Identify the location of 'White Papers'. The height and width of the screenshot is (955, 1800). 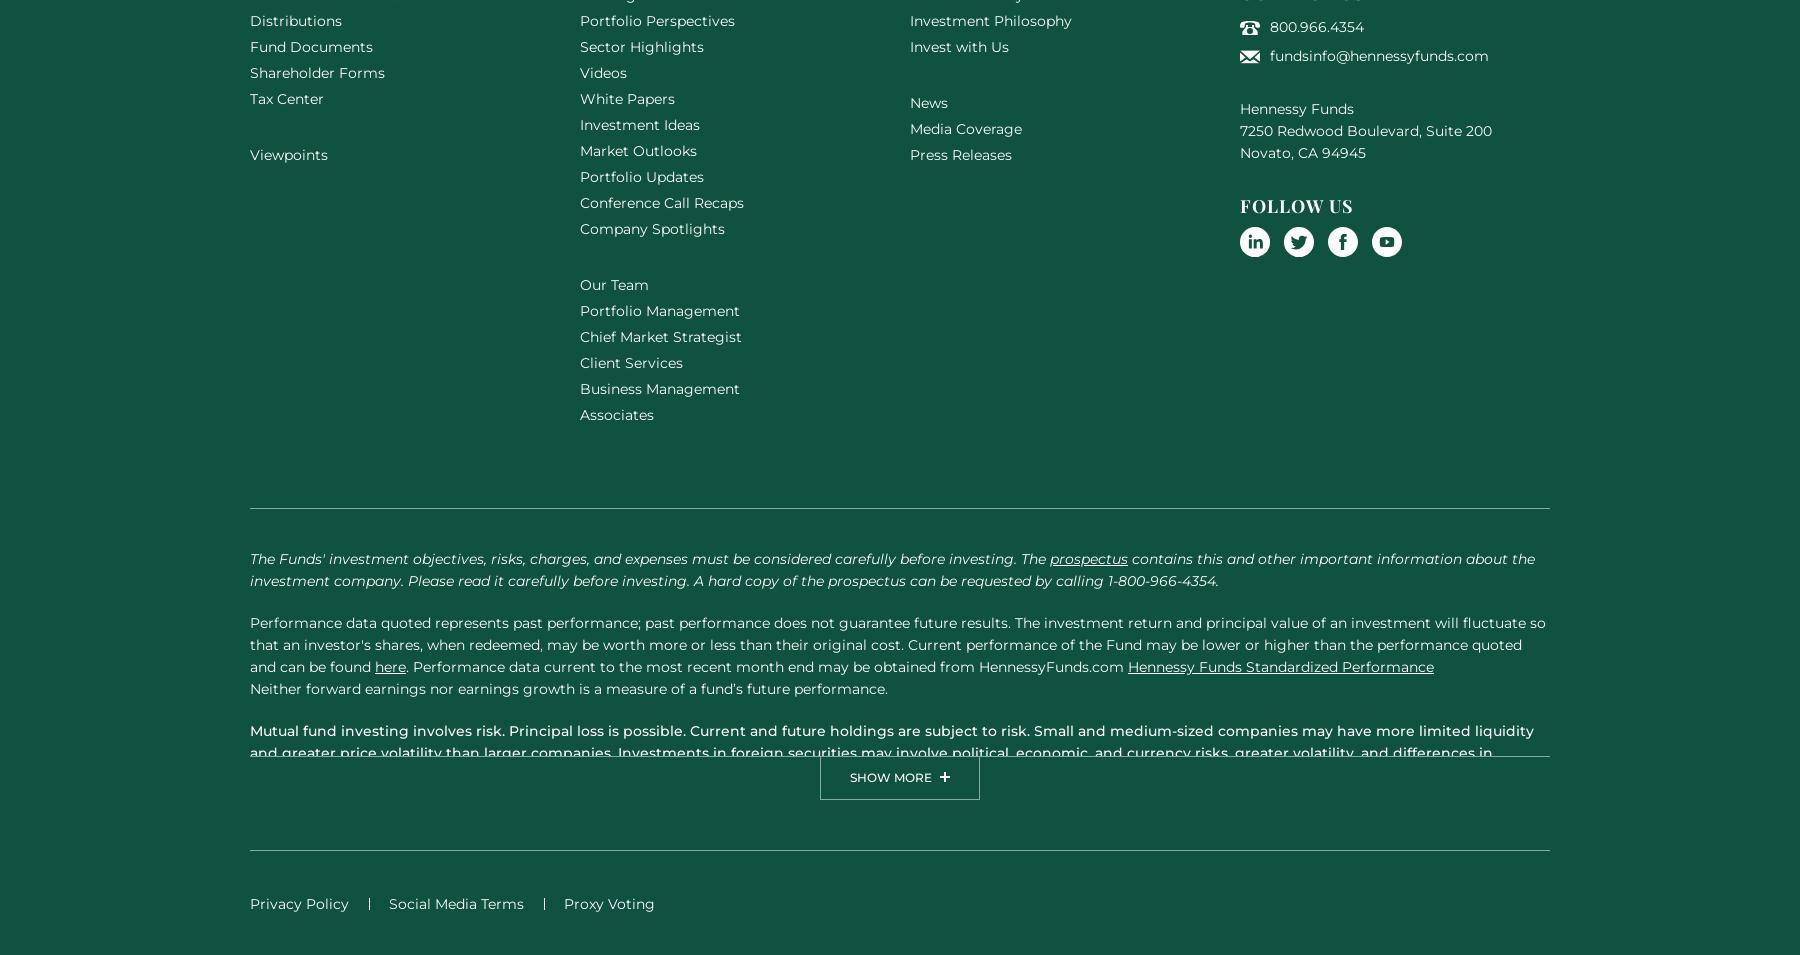
(627, 96).